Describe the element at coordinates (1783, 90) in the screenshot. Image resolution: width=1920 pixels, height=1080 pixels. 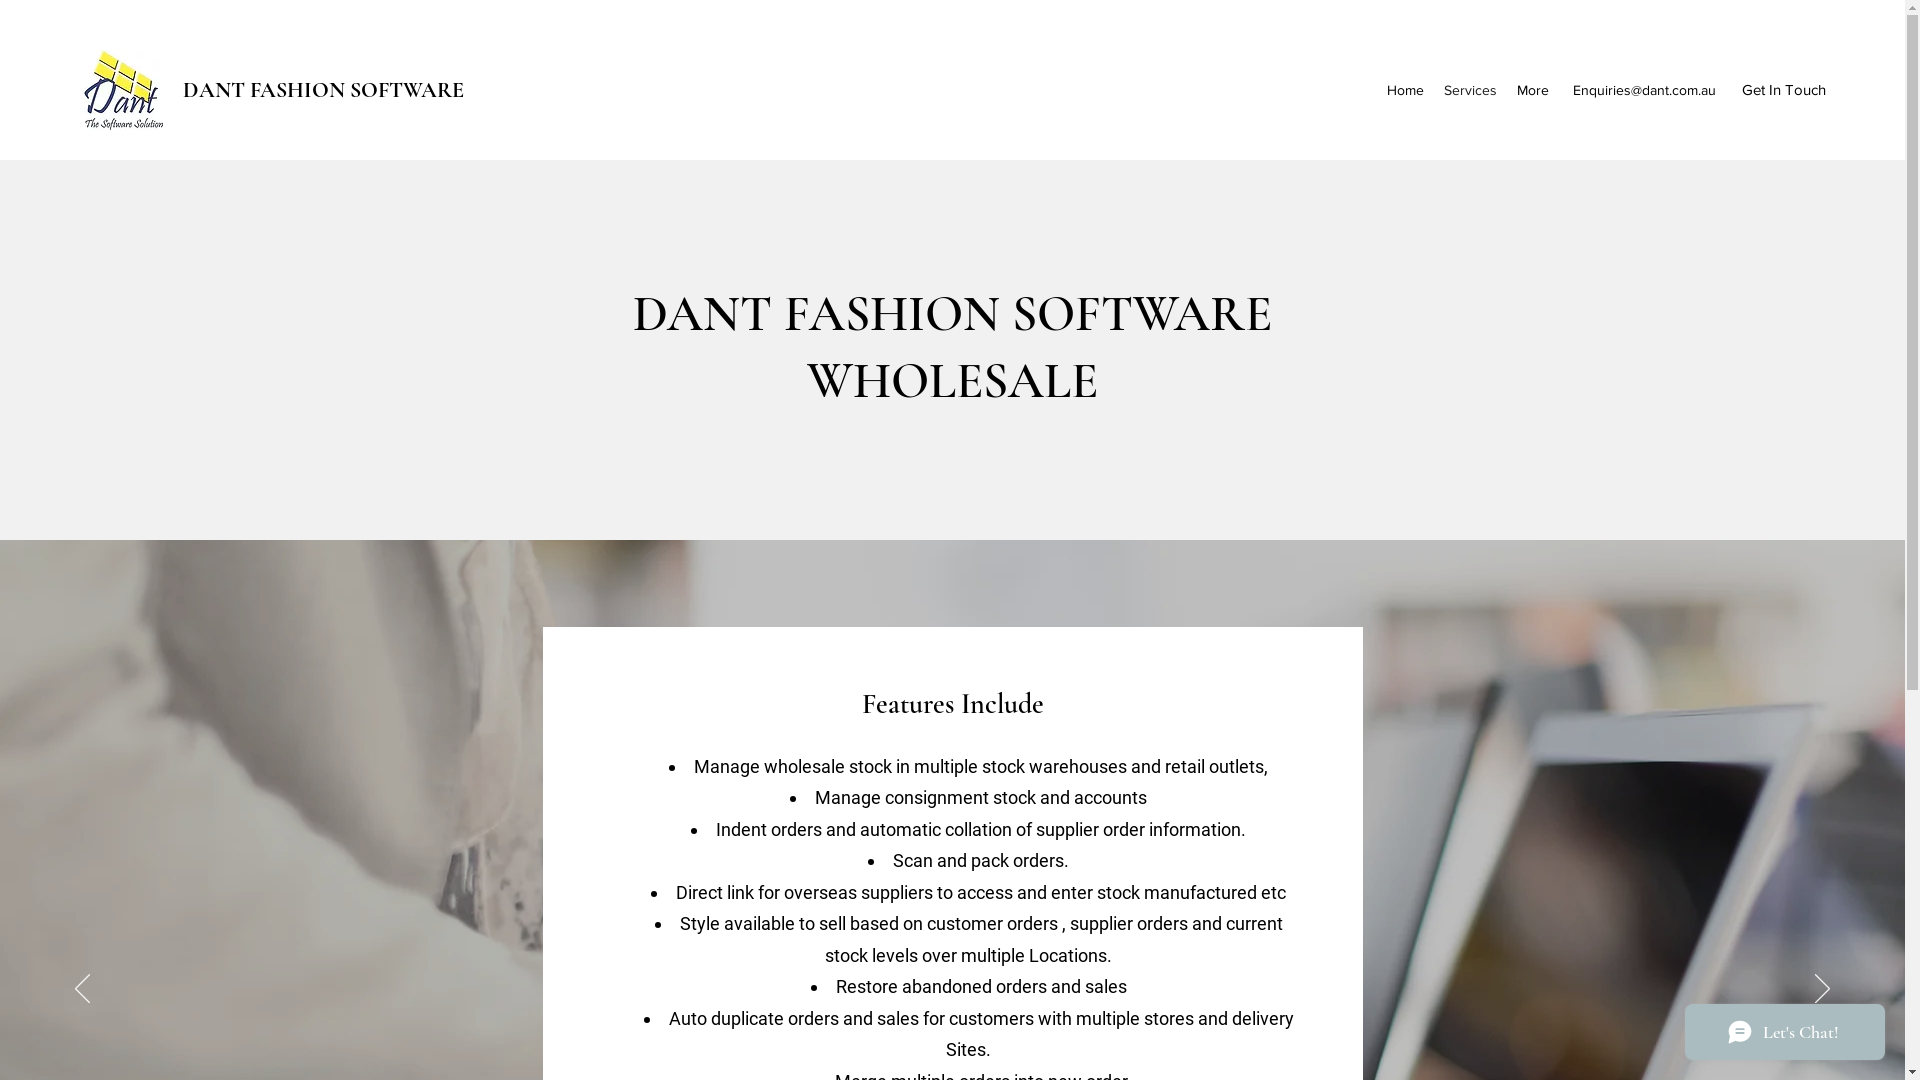
I see `'Get In Touch'` at that location.